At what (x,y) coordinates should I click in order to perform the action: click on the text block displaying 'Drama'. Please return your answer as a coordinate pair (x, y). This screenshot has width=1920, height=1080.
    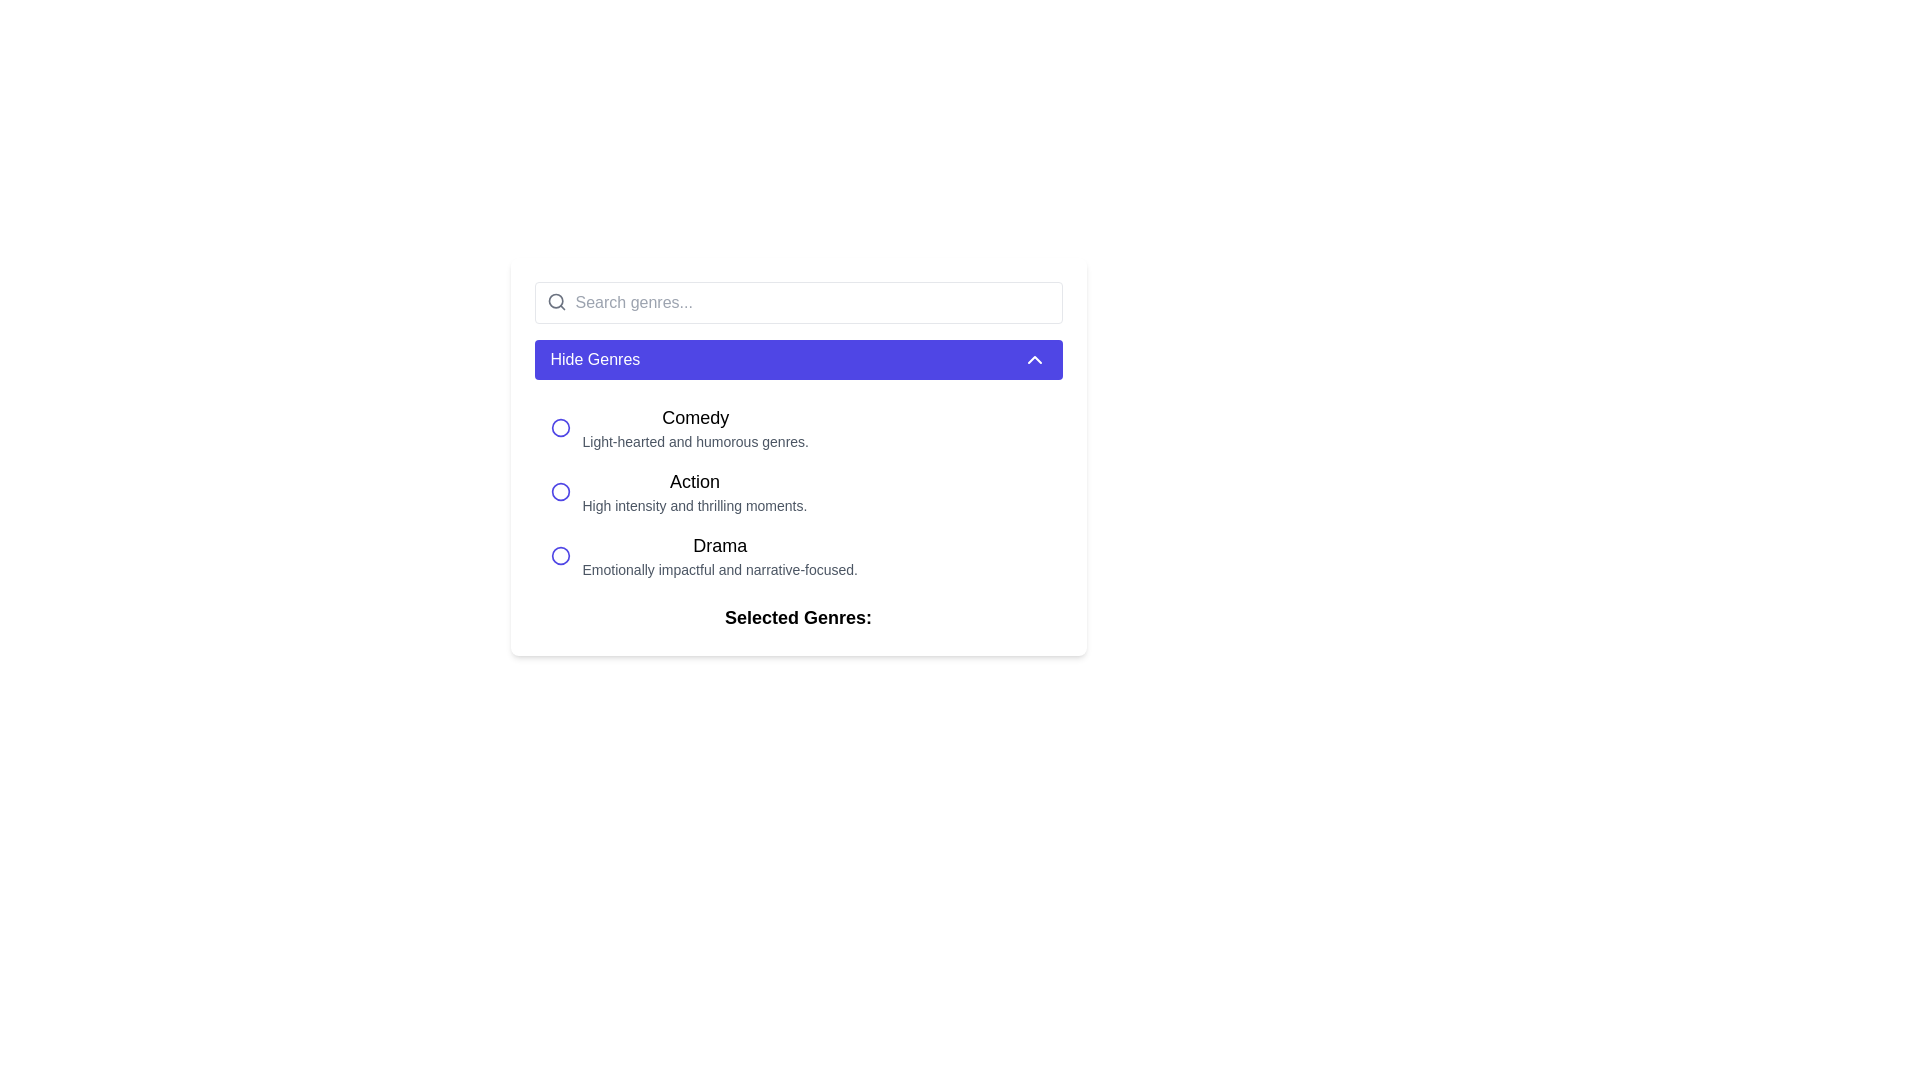
    Looking at the image, I should click on (720, 555).